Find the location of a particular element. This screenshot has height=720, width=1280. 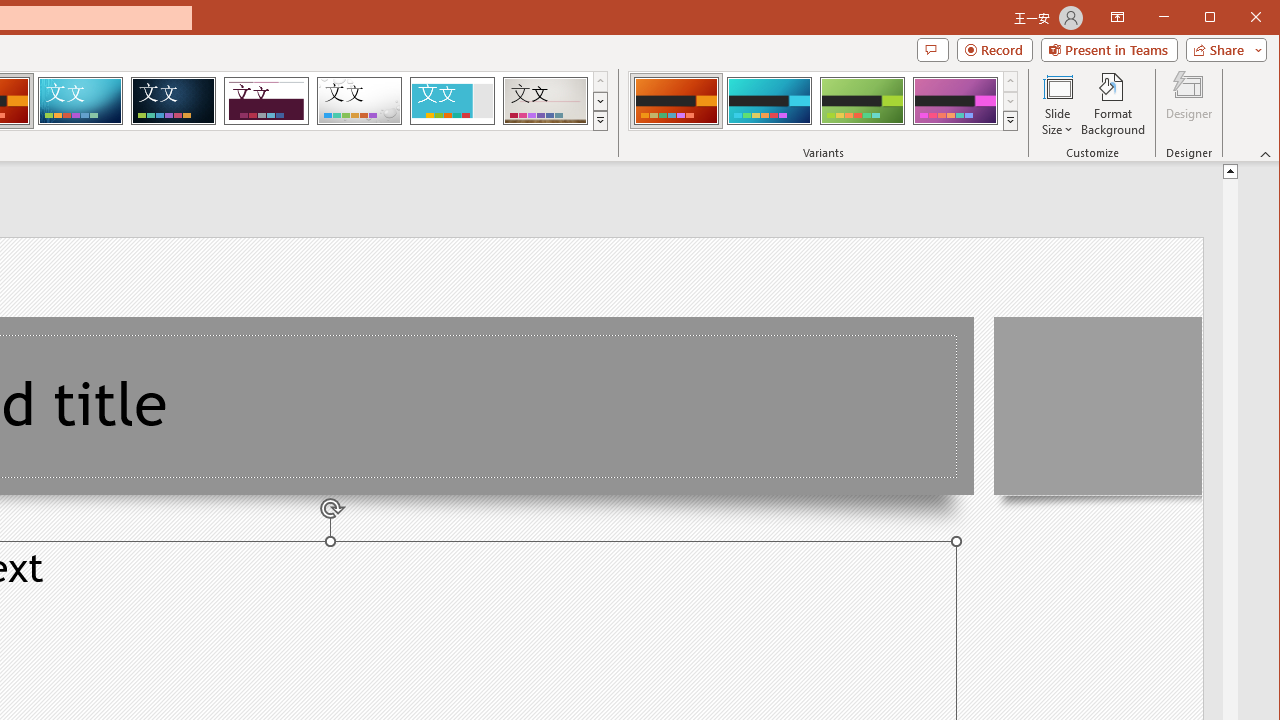

'Frame' is located at coordinates (451, 100).